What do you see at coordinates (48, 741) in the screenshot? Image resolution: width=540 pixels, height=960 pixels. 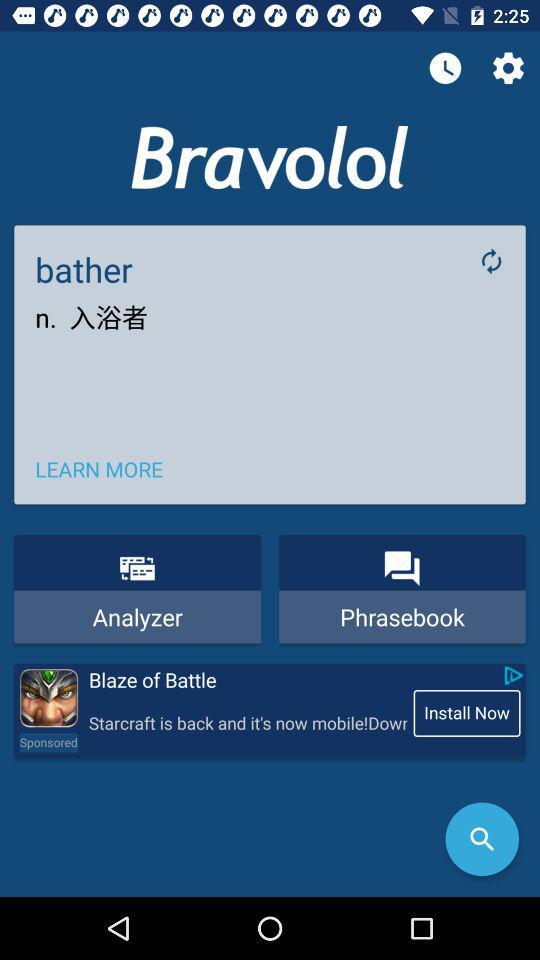 I see `sponsored icon` at bounding box center [48, 741].